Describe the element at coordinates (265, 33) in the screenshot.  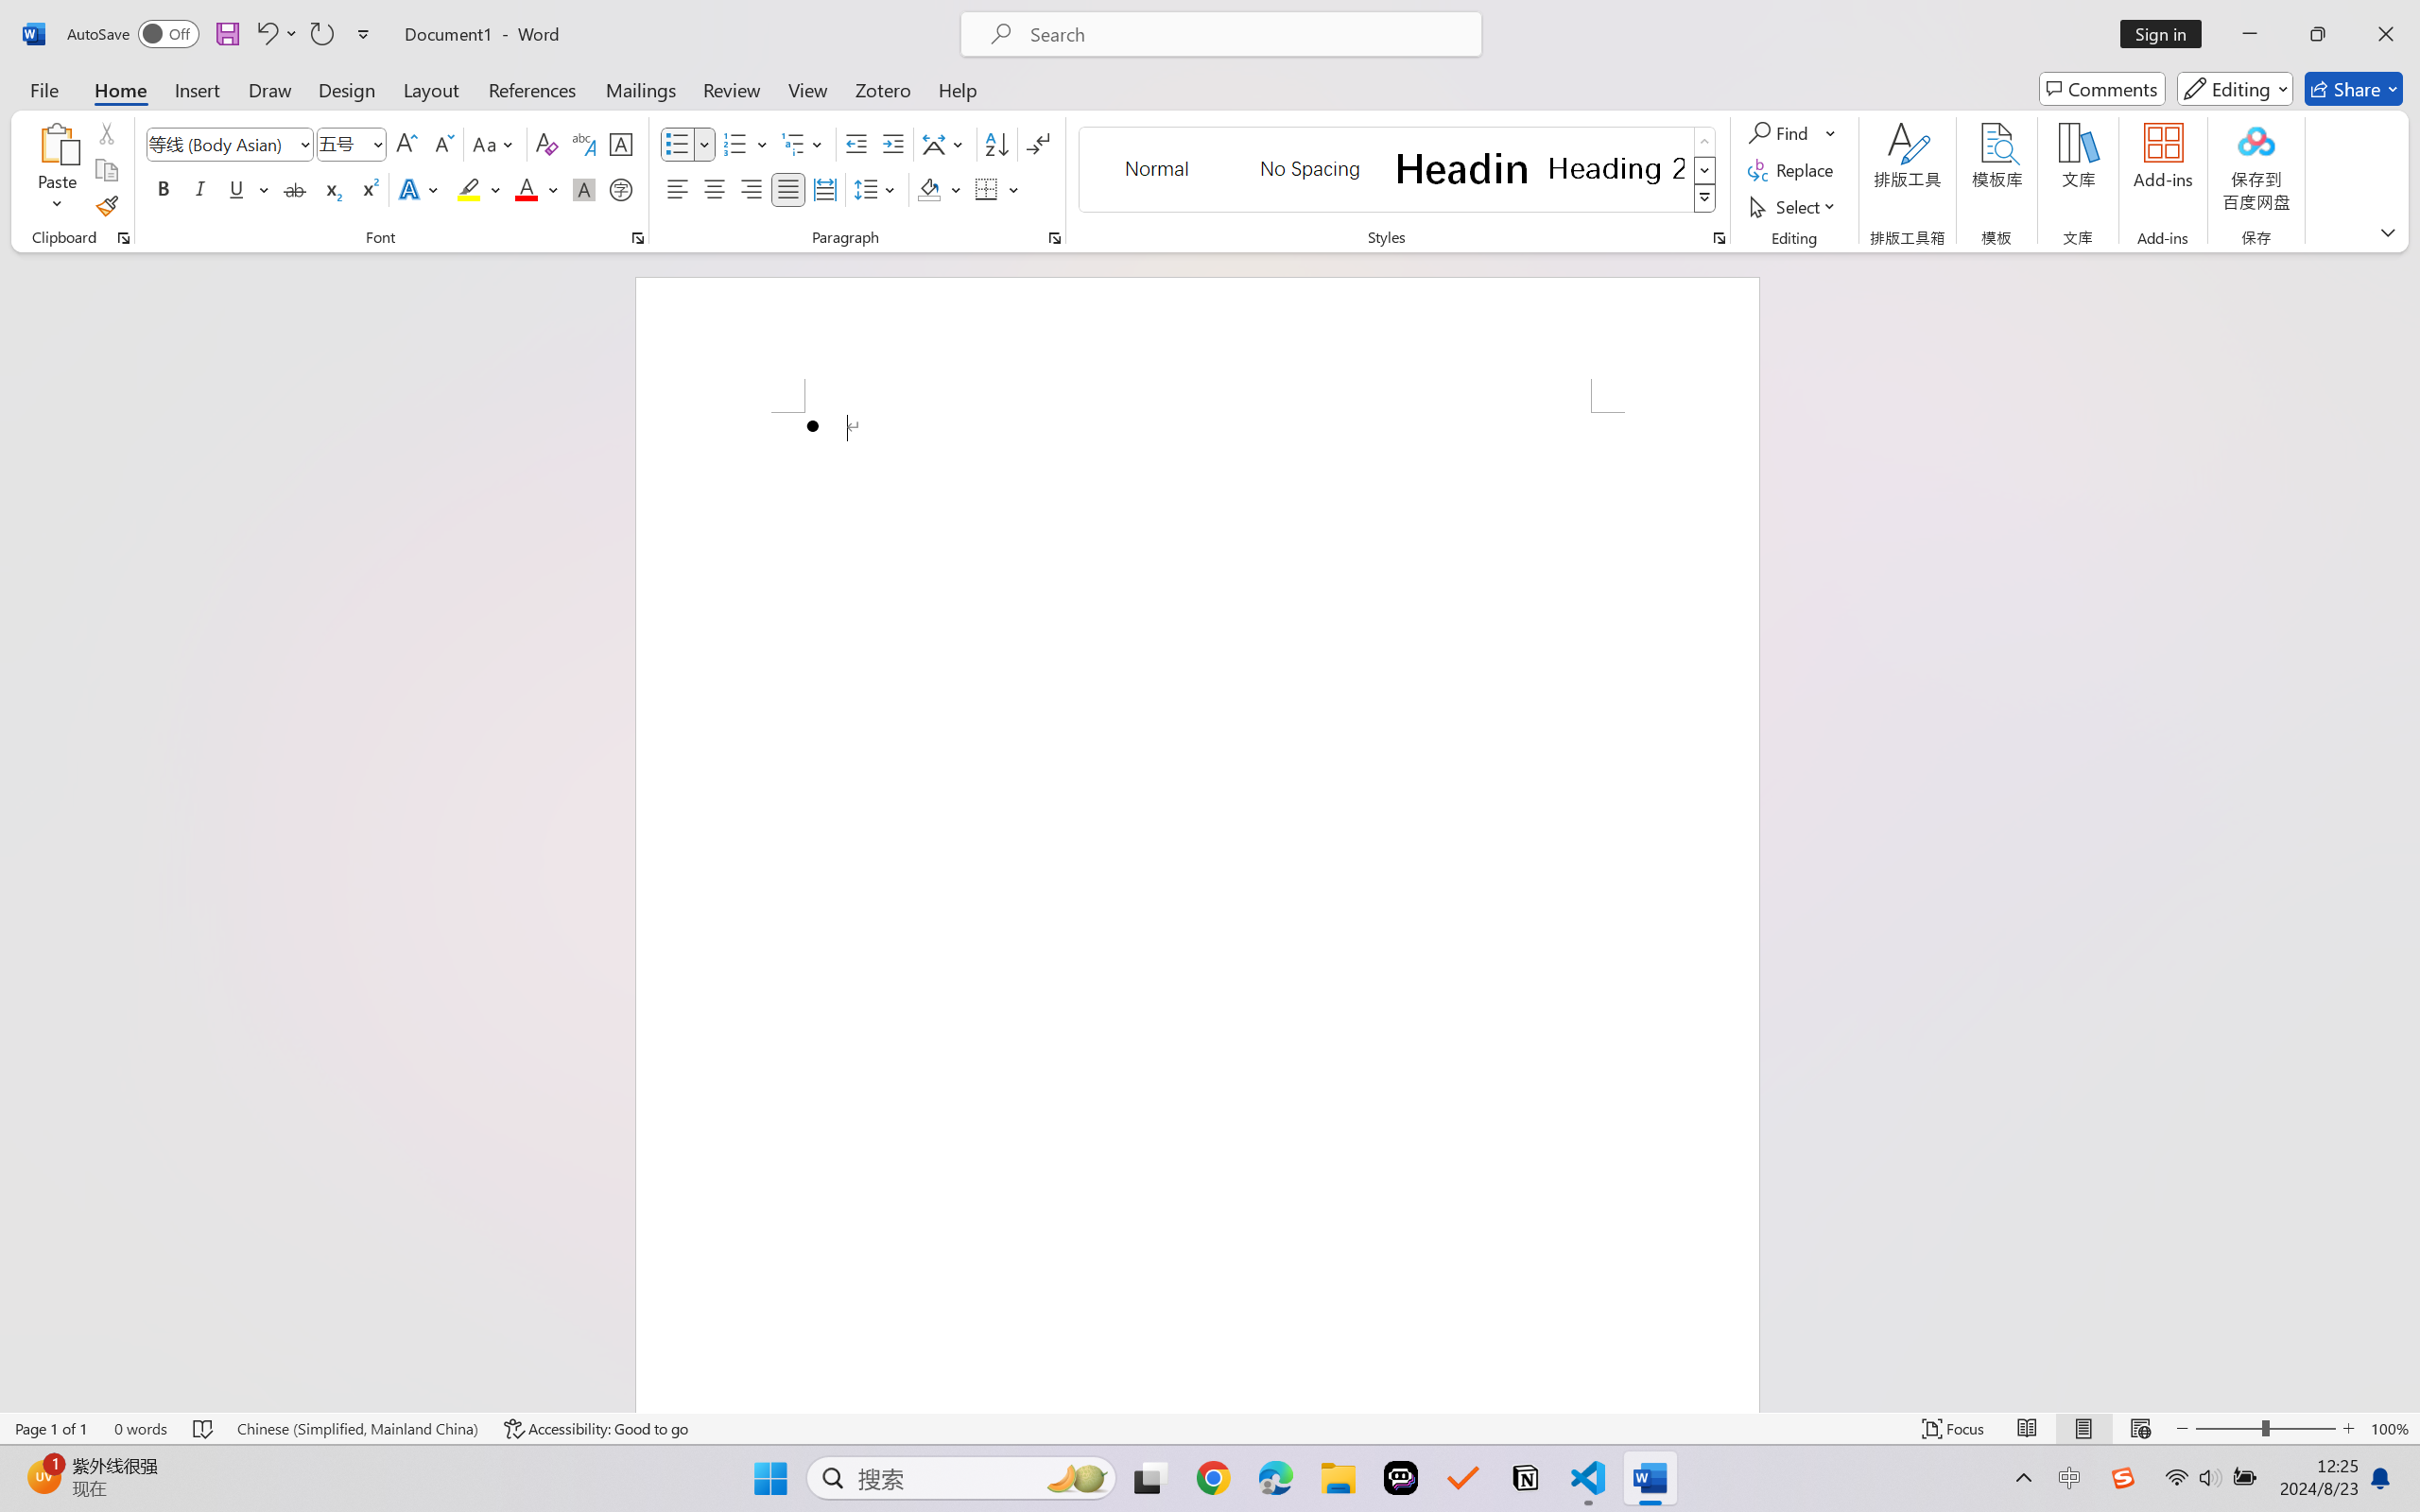
I see `'Undo Bullet Default'` at that location.